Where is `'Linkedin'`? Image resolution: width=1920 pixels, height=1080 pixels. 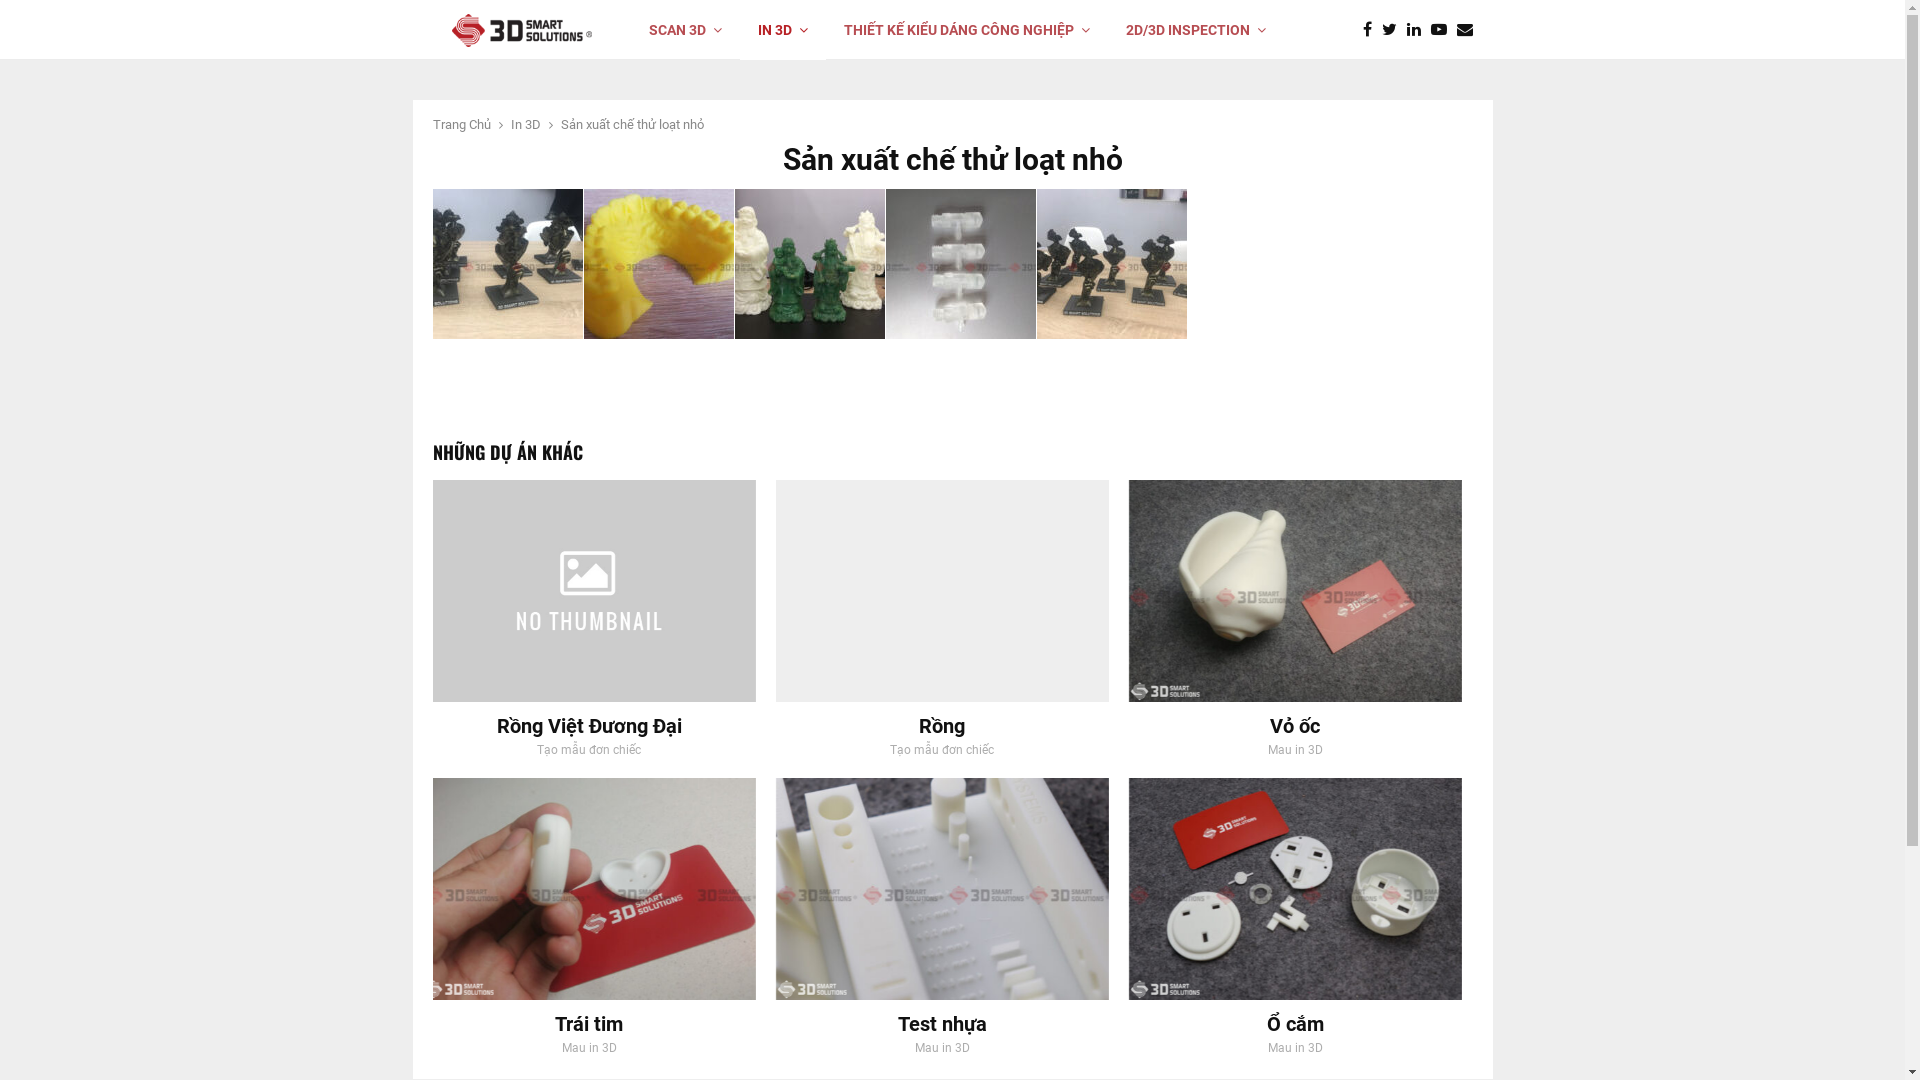
'Linkedin' is located at coordinates (1416, 30).